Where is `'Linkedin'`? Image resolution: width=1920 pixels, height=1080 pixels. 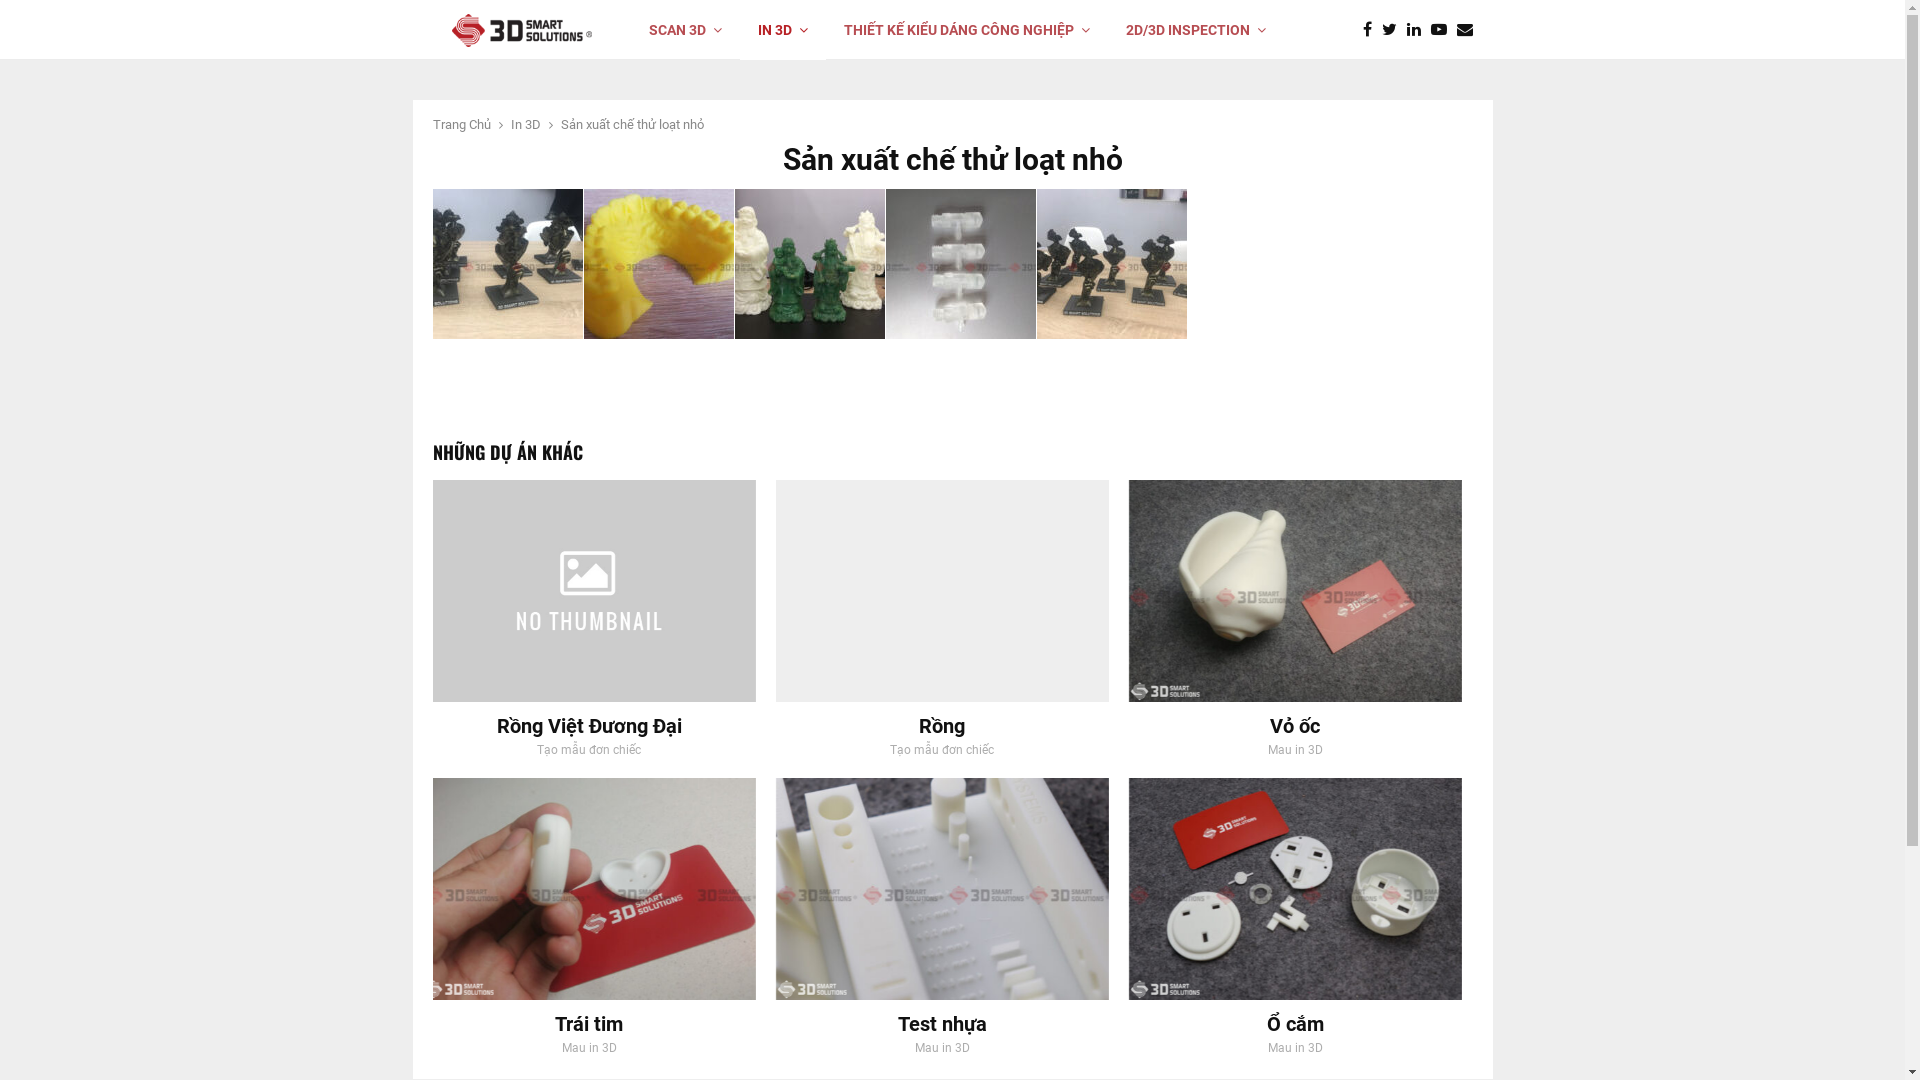
'Linkedin' is located at coordinates (1416, 30).